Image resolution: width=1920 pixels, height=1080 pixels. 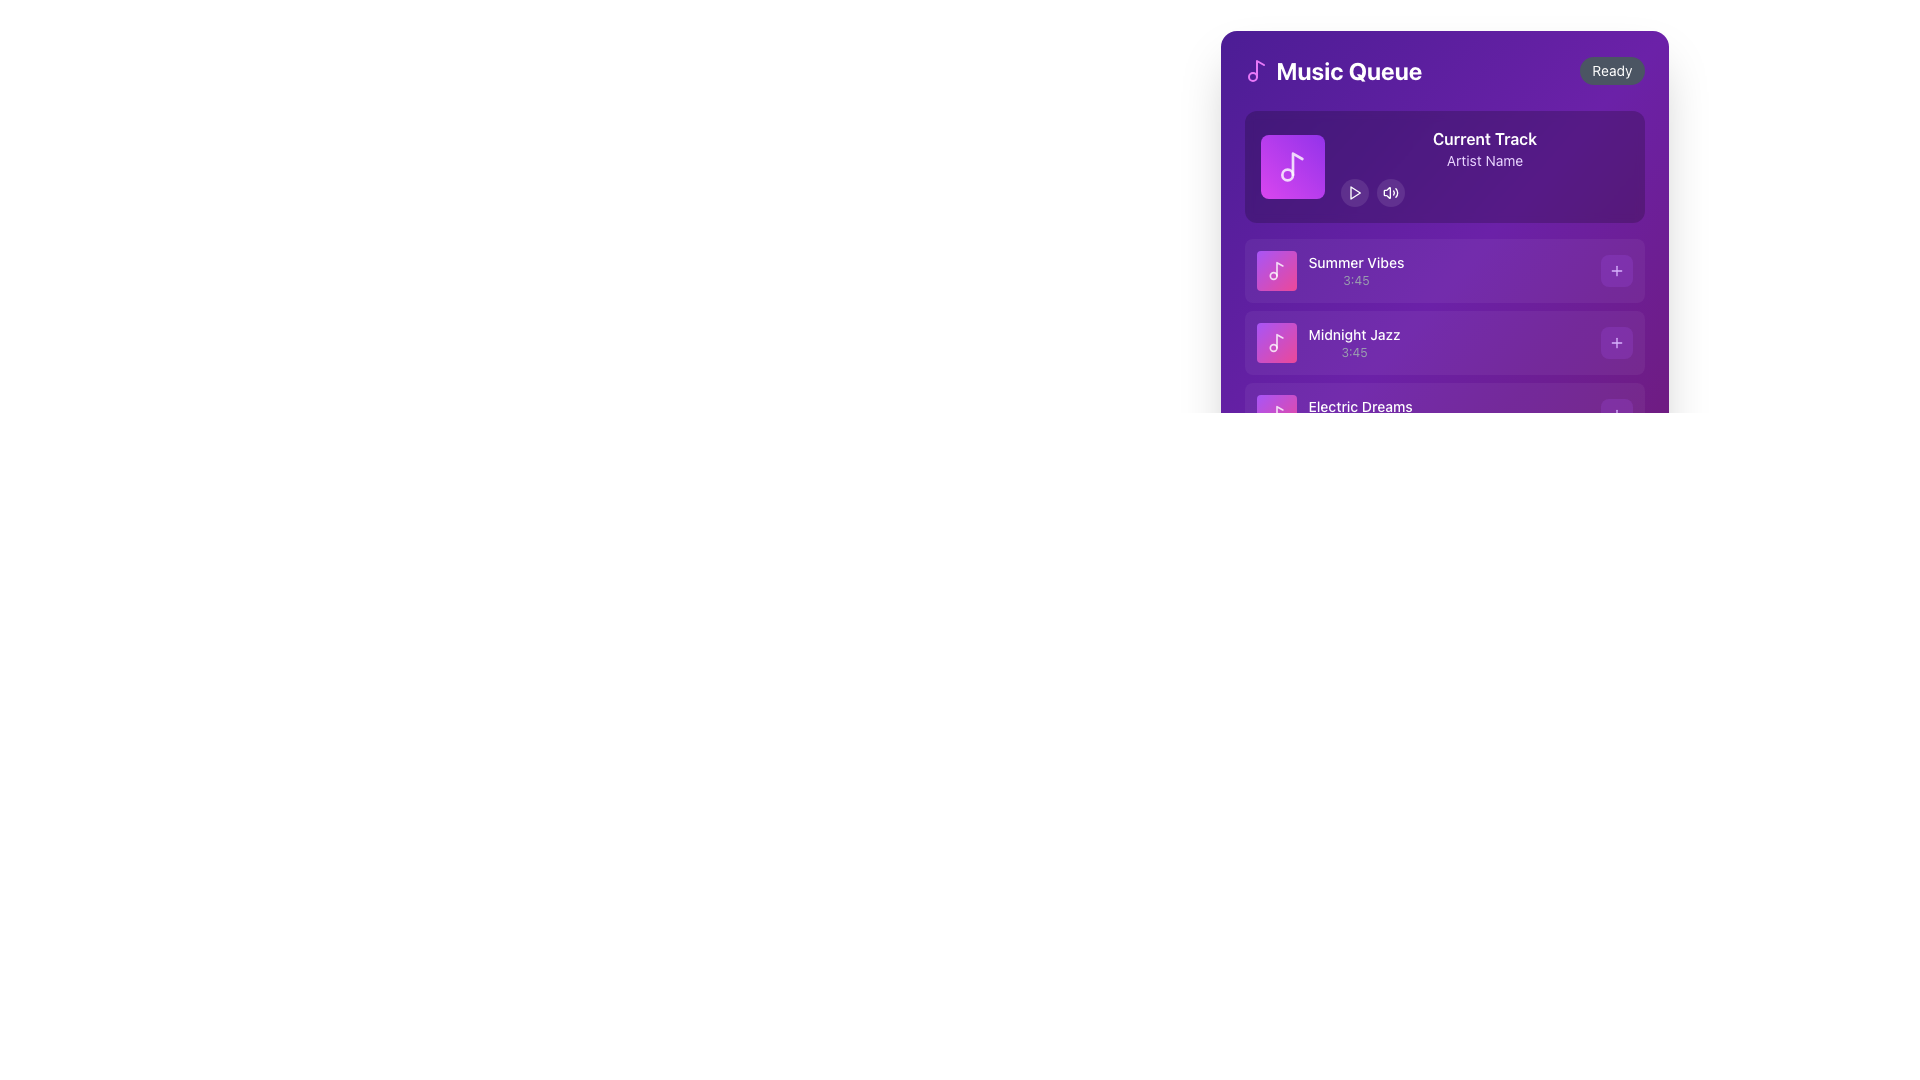 I want to click on the Text Display that shows the artist's name for the currently playing track, located within the Current Track panel, so click(x=1484, y=160).